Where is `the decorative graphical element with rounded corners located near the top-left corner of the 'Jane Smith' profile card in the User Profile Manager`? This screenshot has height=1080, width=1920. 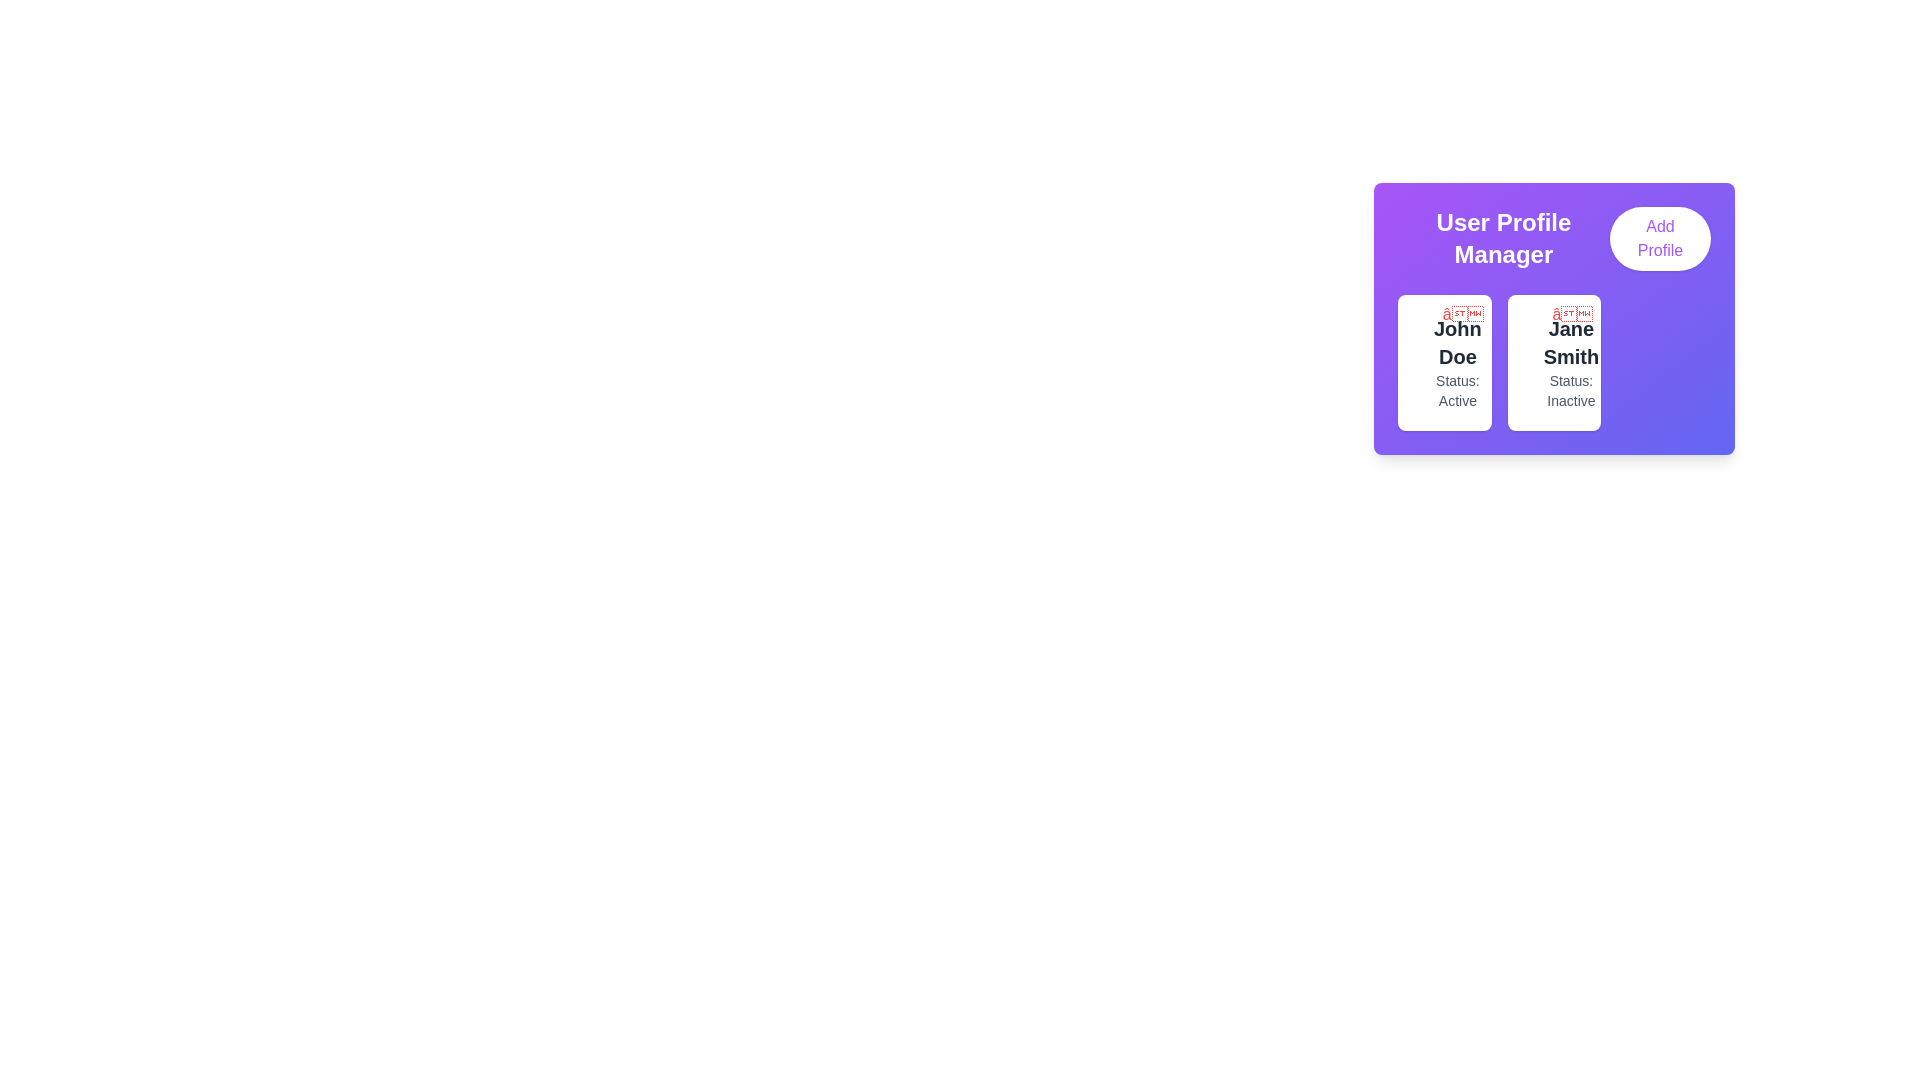
the decorative graphical element with rounded corners located near the top-left corner of the 'Jane Smith' profile card in the User Profile Manager is located at coordinates (1538, 350).